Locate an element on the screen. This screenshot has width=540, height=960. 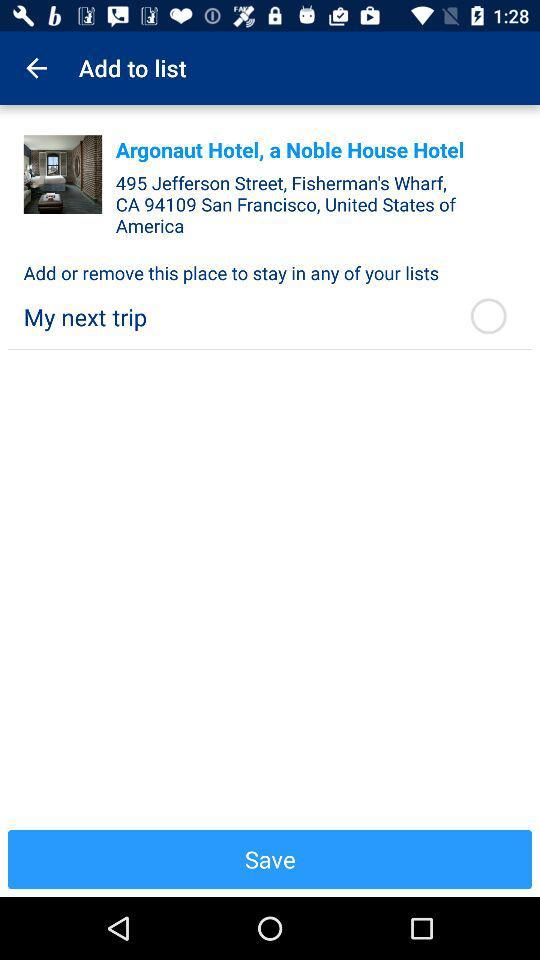
save icon is located at coordinates (270, 858).